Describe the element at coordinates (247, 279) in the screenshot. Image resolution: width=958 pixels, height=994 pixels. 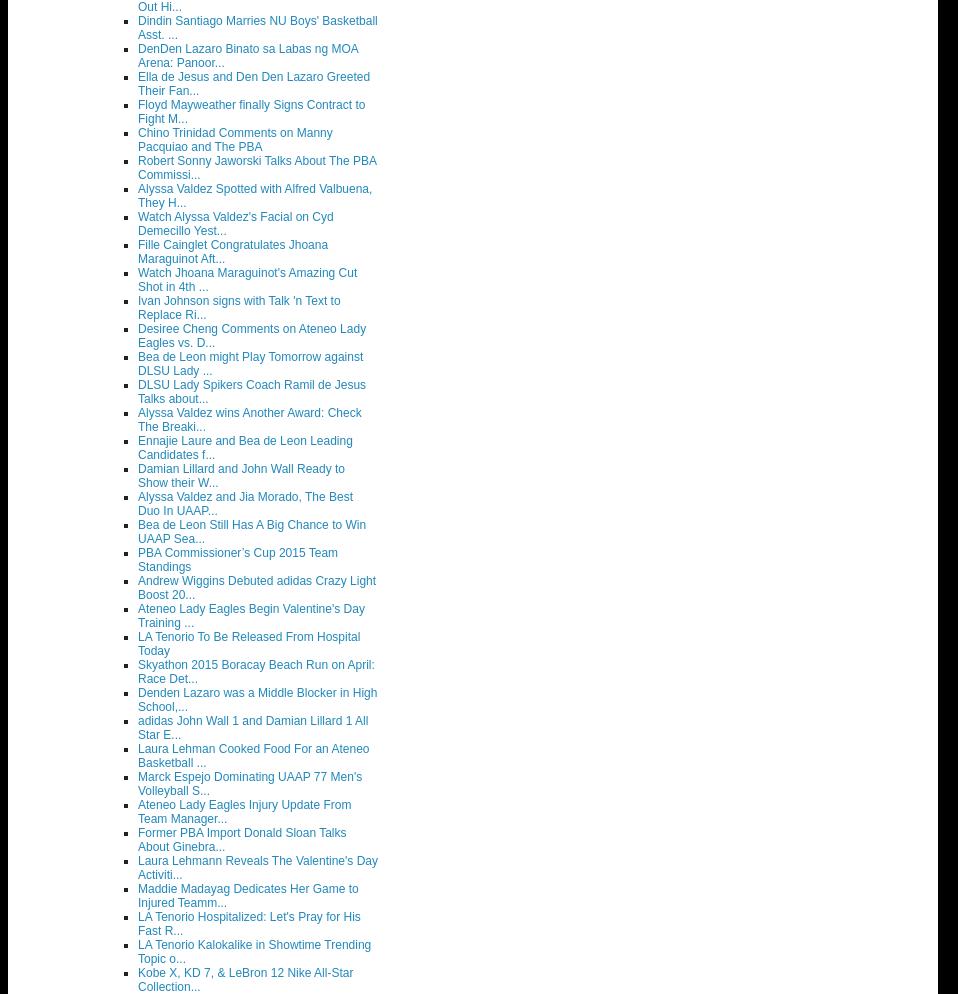
I see `'Watch Jhoana Maraguinot's Amazing Cut Shot in 4th ...'` at that location.